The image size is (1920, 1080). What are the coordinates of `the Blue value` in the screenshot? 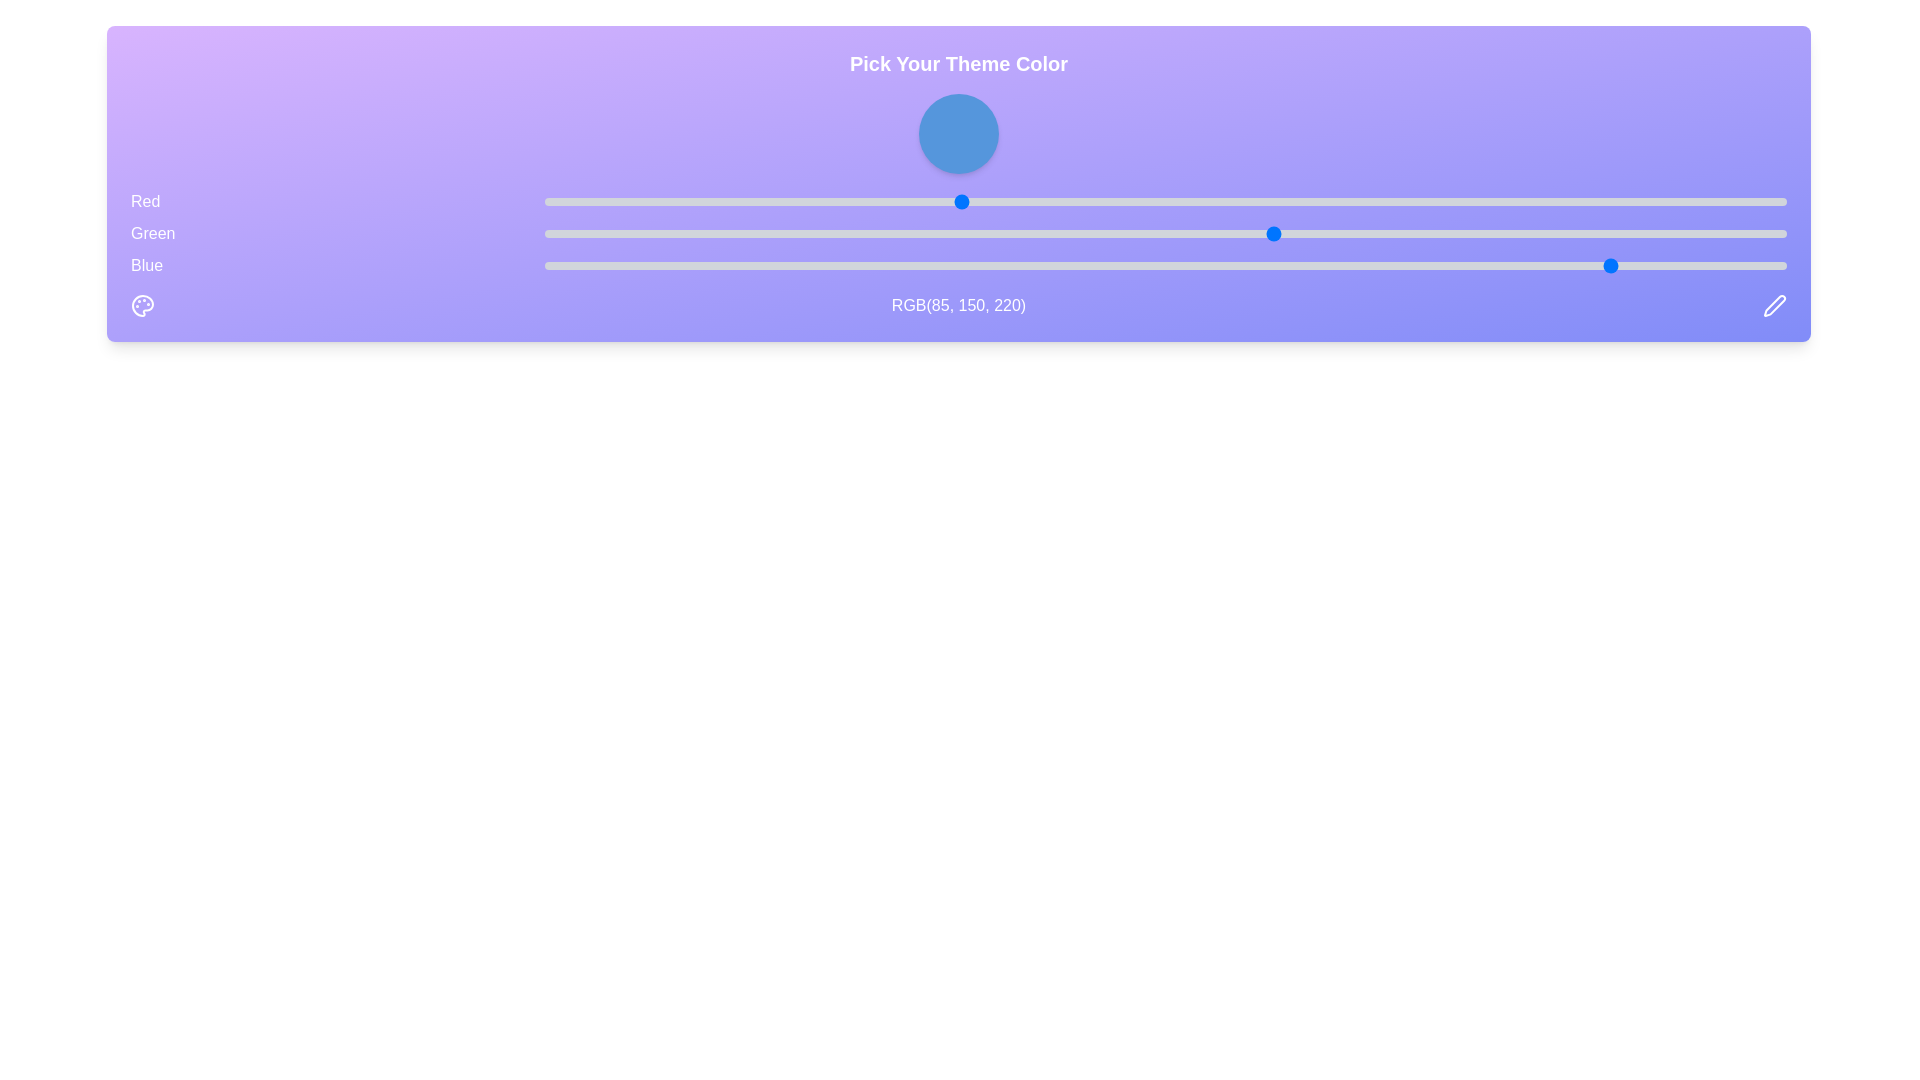 It's located at (988, 265).